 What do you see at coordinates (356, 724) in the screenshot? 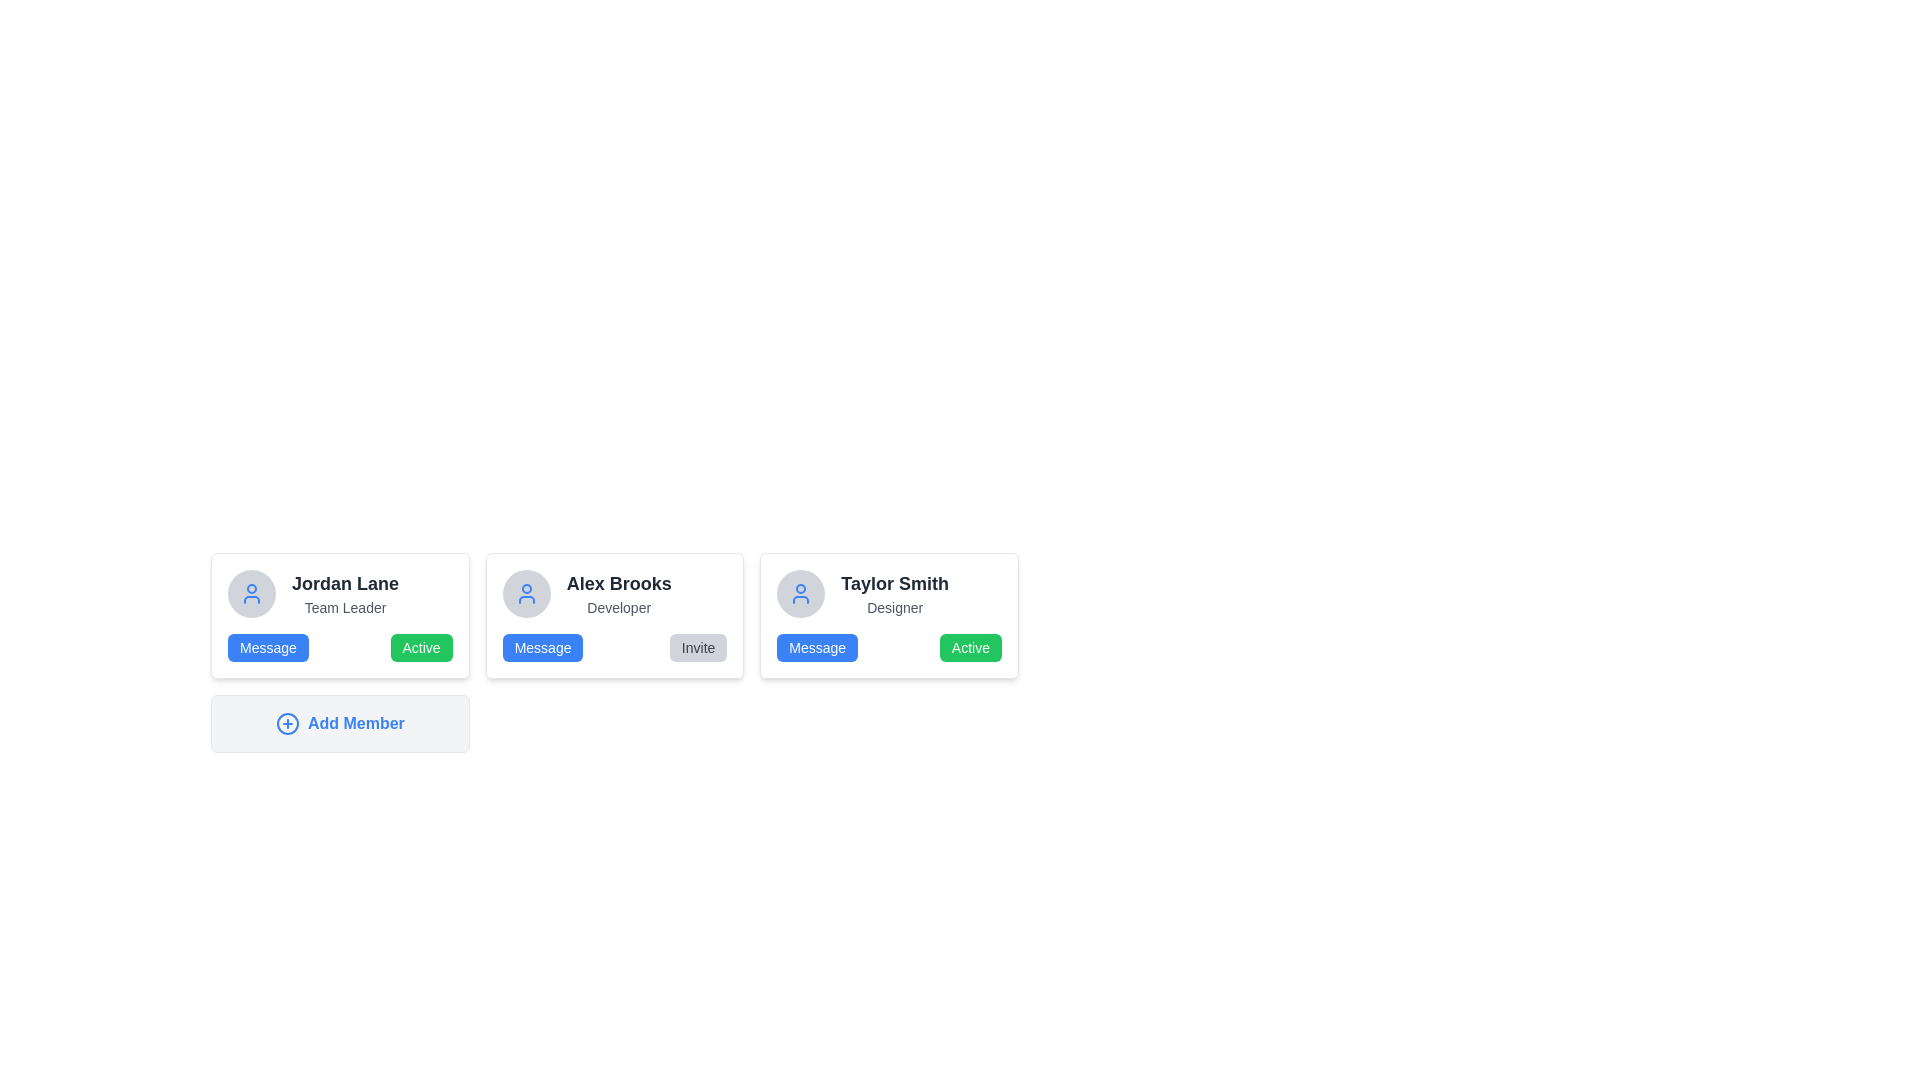
I see `text label 'Add Member' which is displayed in bold blue font and is located within a rounded rectangular box, positioned beneath the user card elements` at bounding box center [356, 724].